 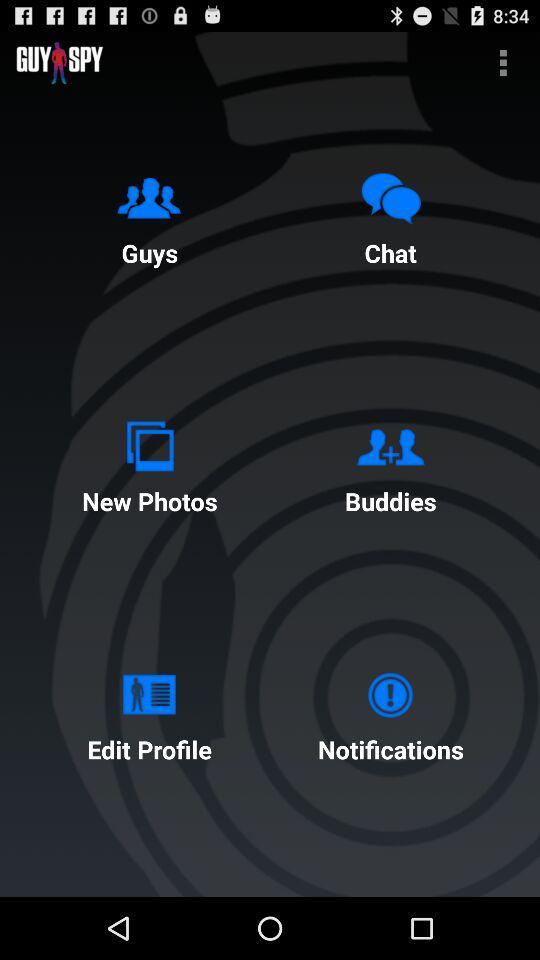 I want to click on chat button, so click(x=390, y=215).